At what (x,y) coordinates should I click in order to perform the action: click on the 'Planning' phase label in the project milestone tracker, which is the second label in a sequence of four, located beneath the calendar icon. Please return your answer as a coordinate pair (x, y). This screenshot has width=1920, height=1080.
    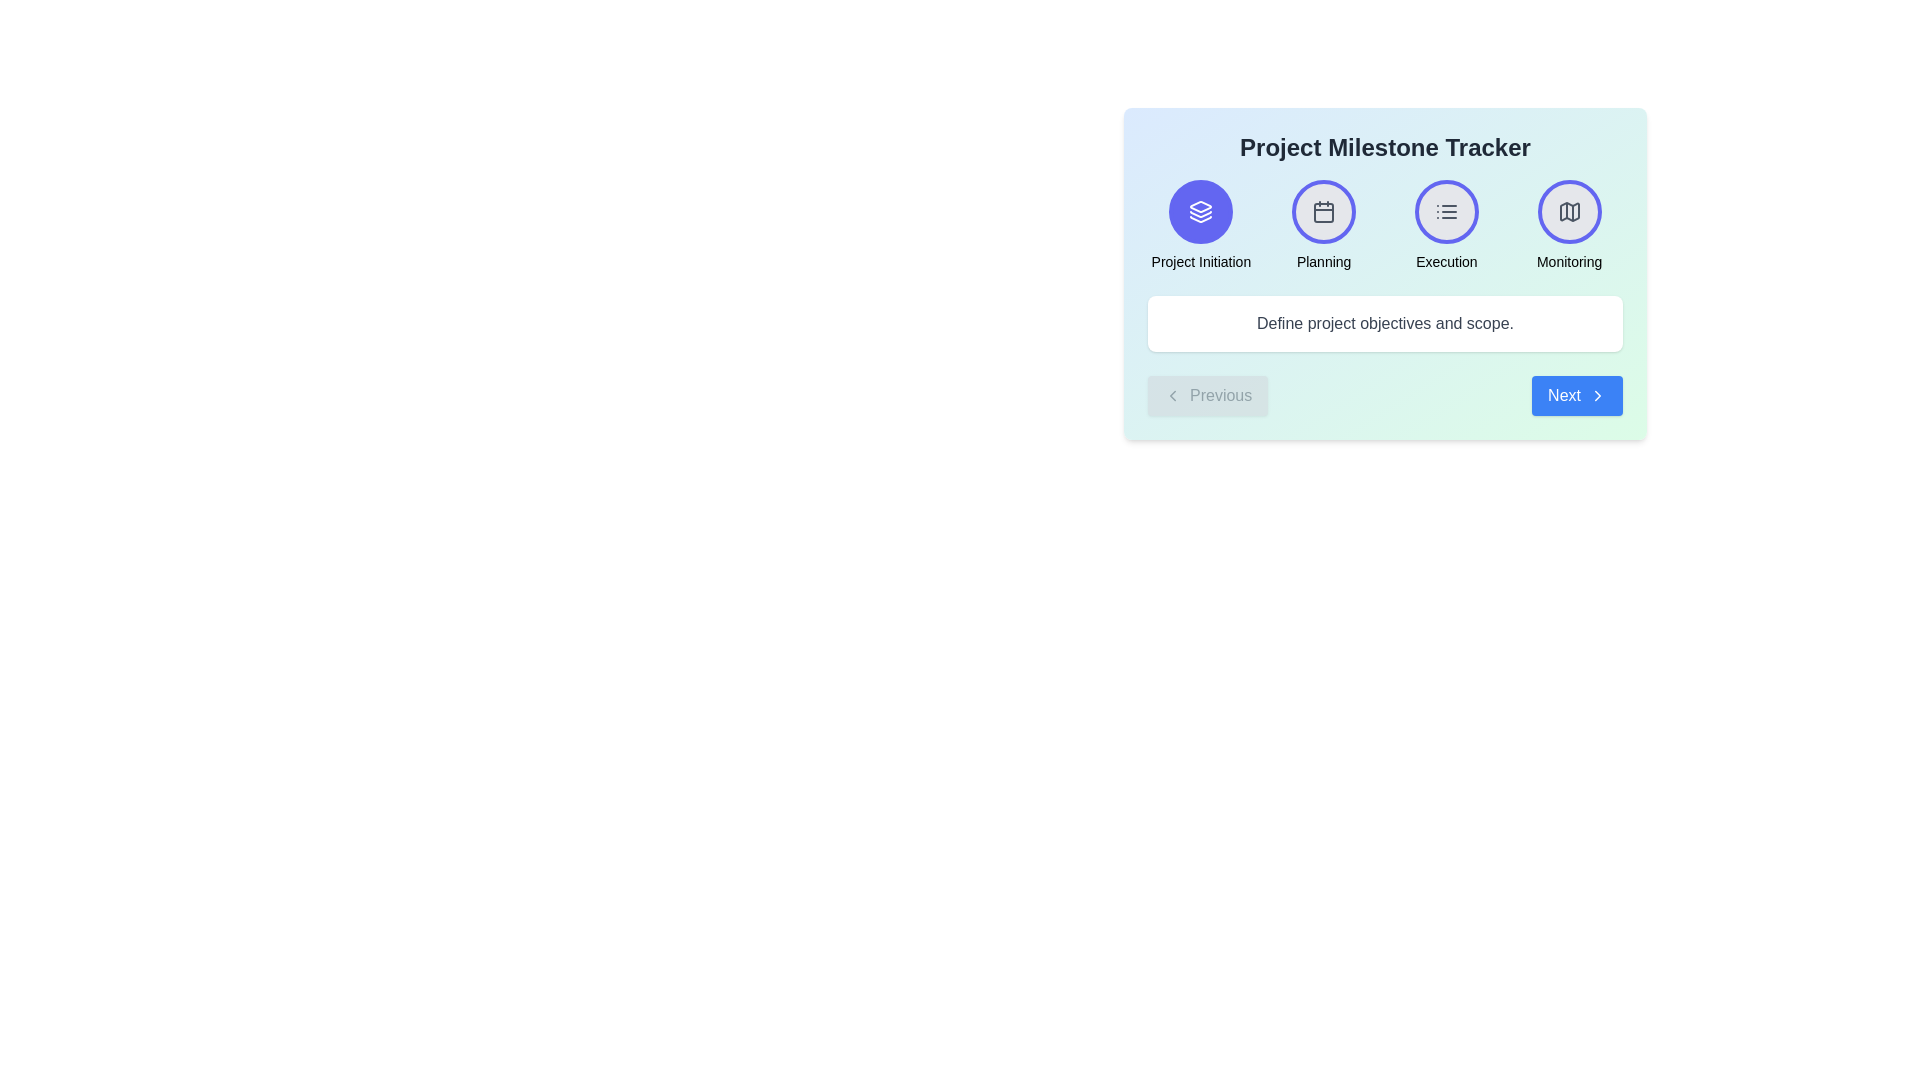
    Looking at the image, I should click on (1324, 261).